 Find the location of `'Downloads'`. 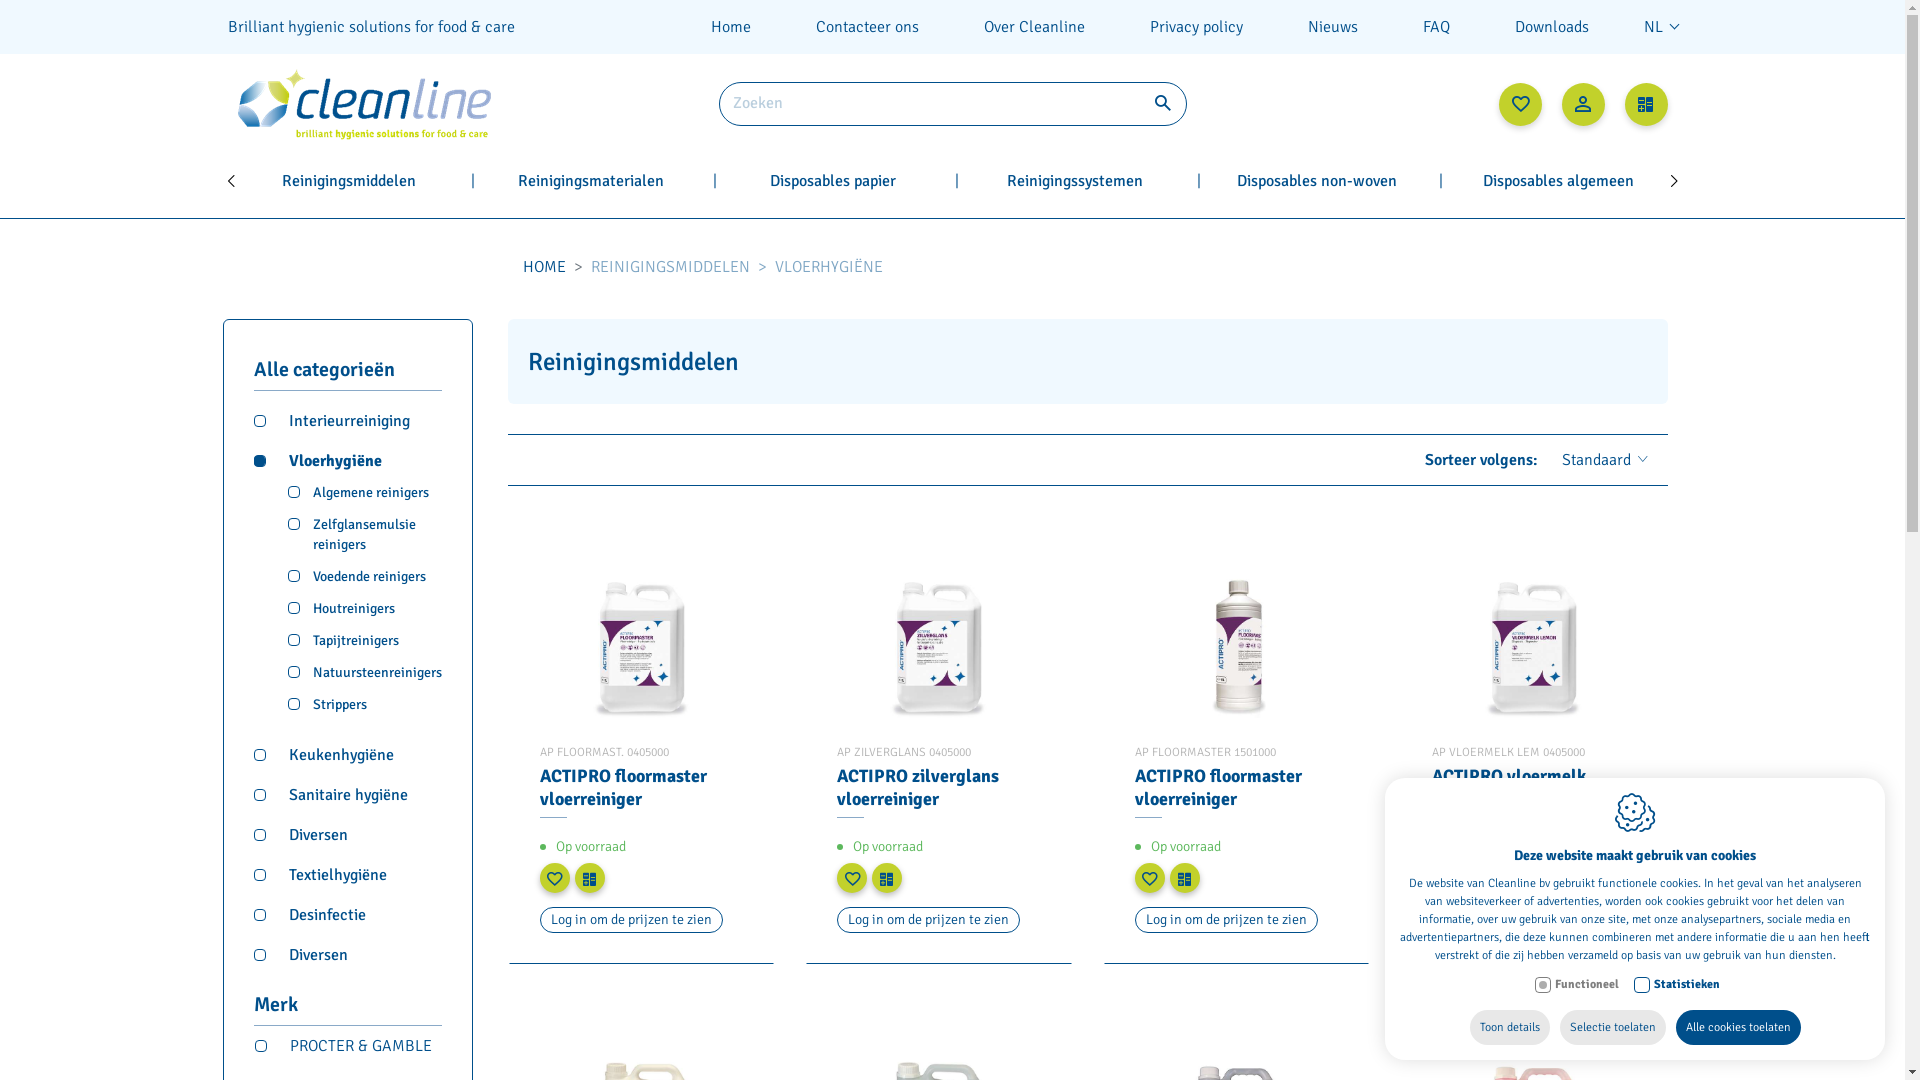

'Downloads' is located at coordinates (1550, 27).